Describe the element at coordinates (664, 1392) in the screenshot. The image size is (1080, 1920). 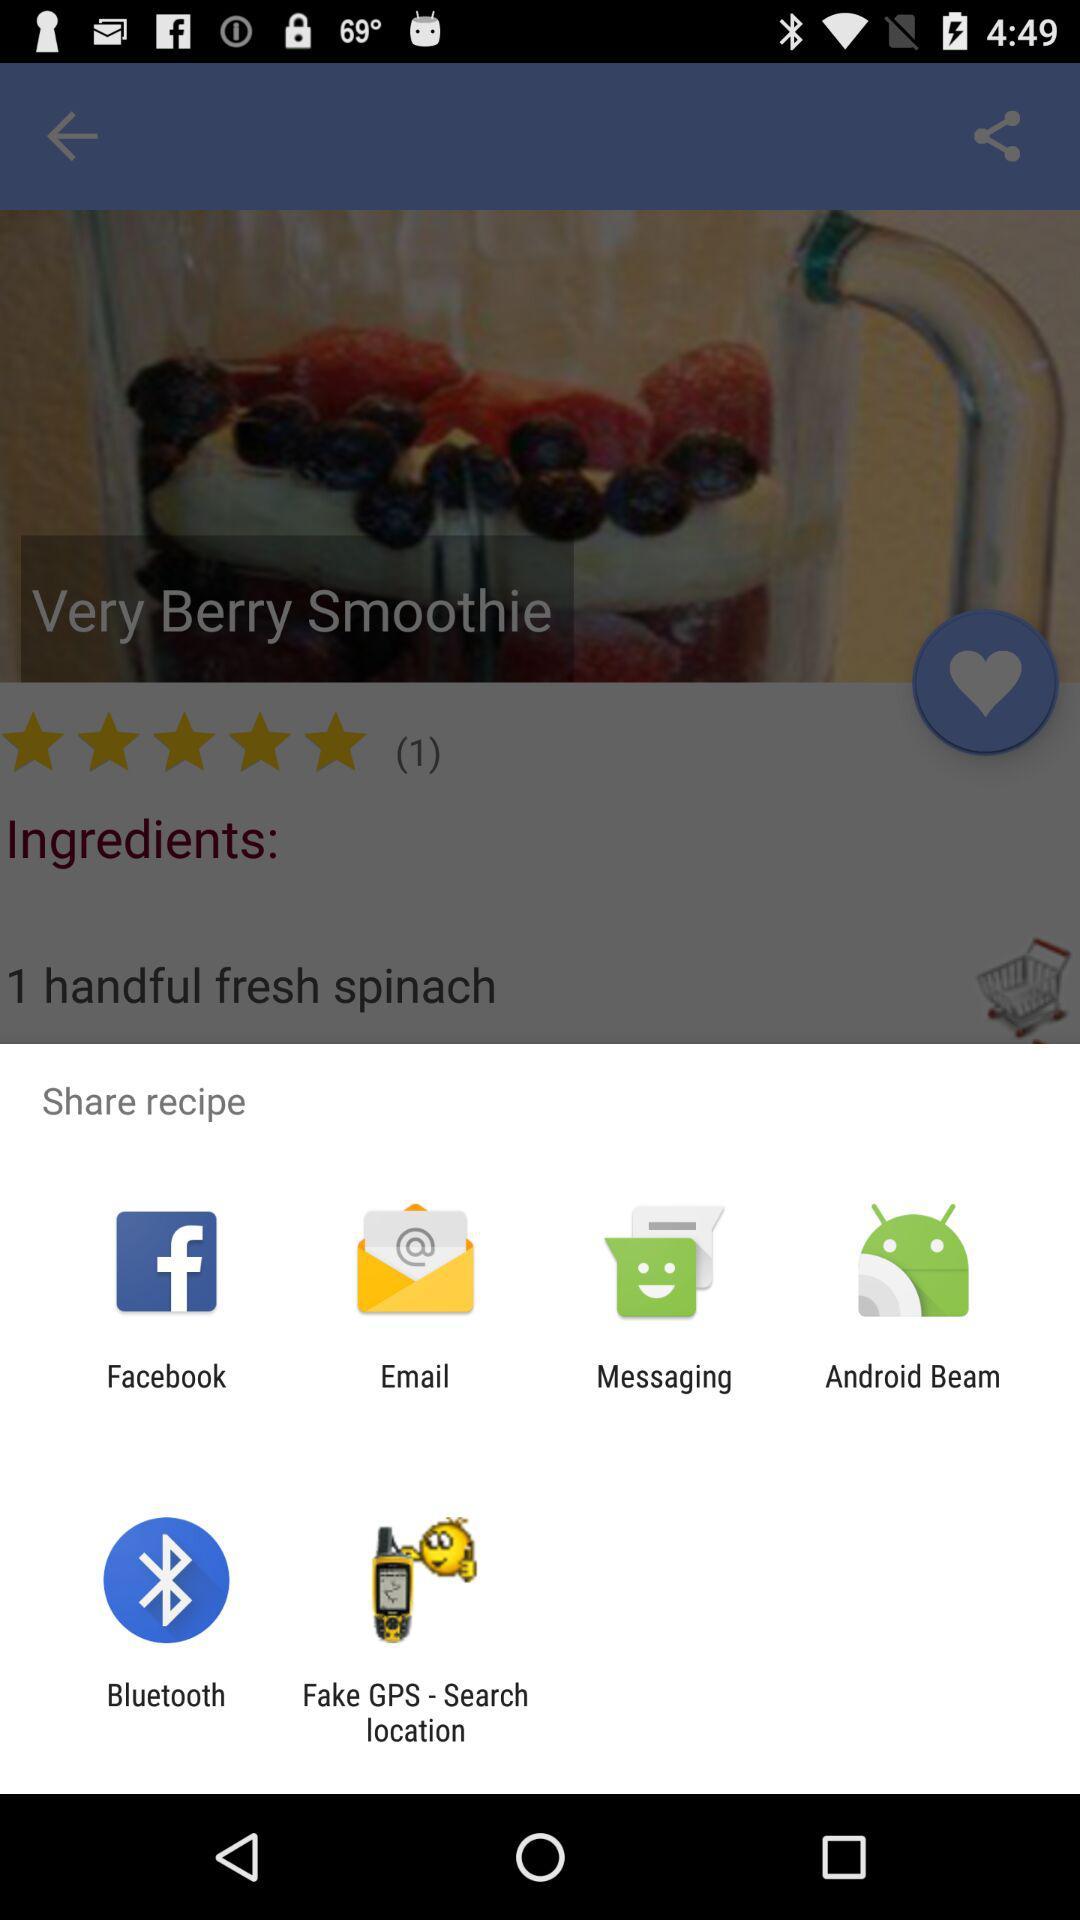
I see `messaging item` at that location.